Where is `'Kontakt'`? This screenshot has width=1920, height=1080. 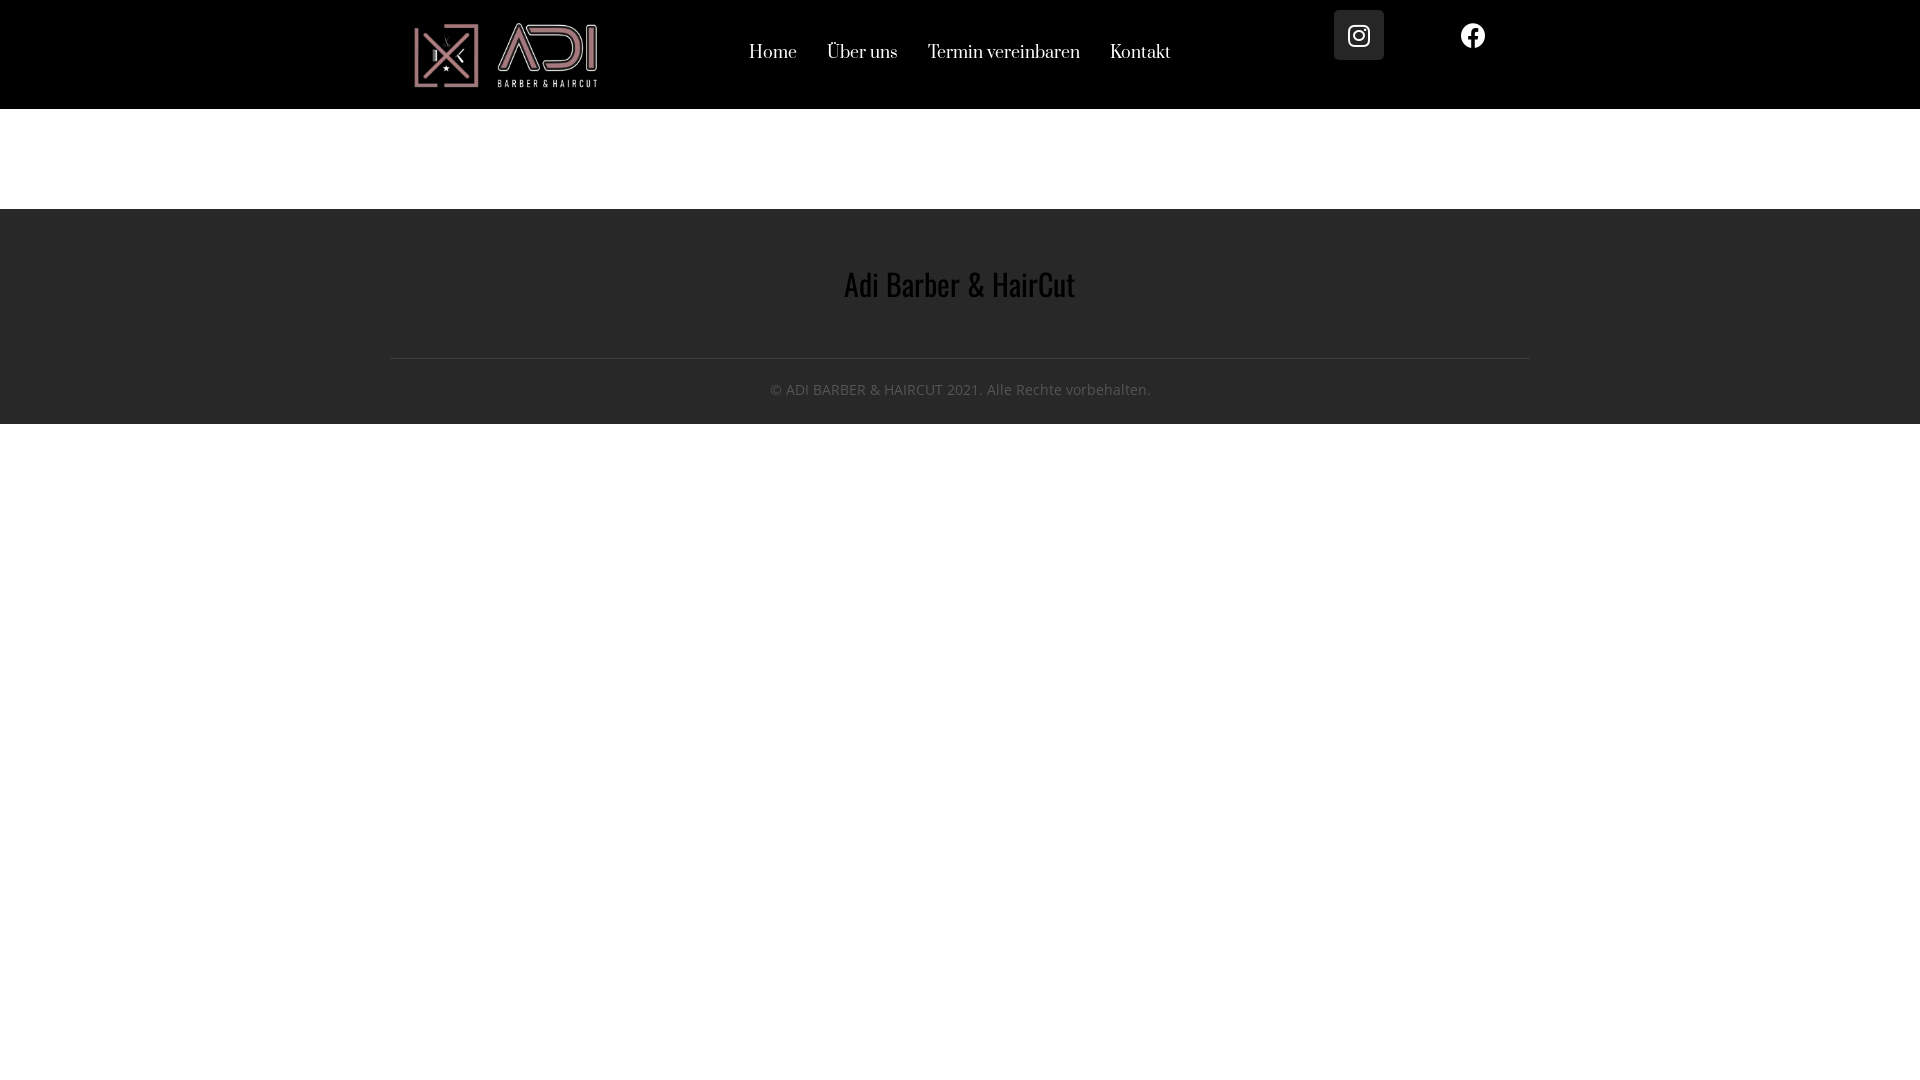
'Kontakt' is located at coordinates (1140, 52).